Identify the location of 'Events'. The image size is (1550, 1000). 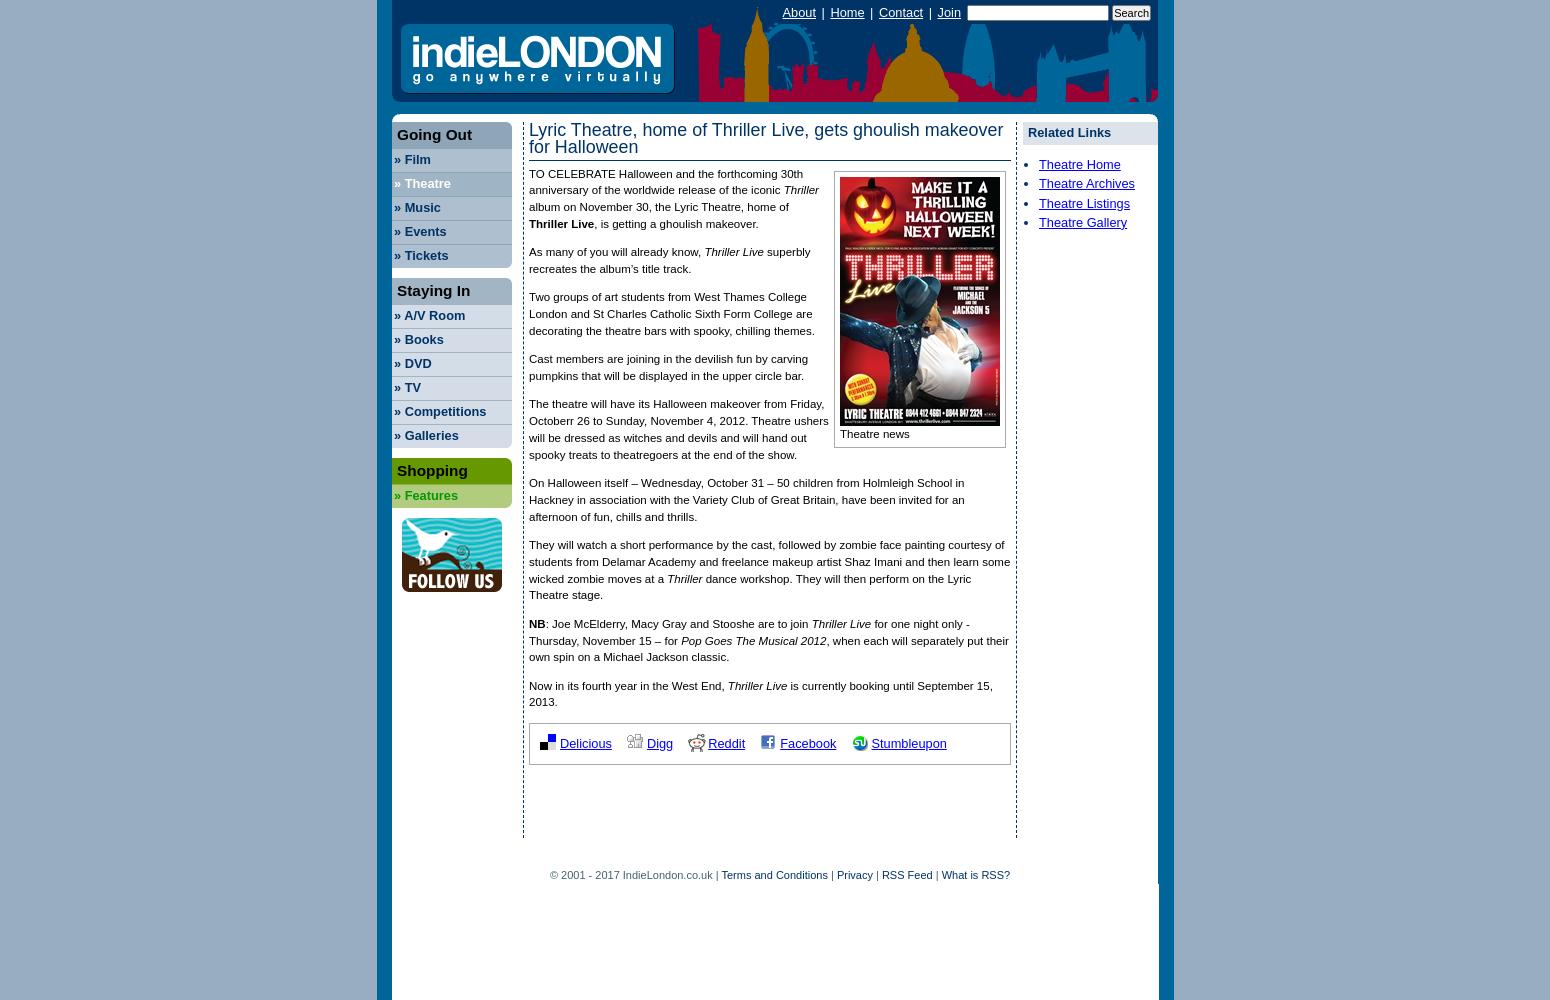
(423, 229).